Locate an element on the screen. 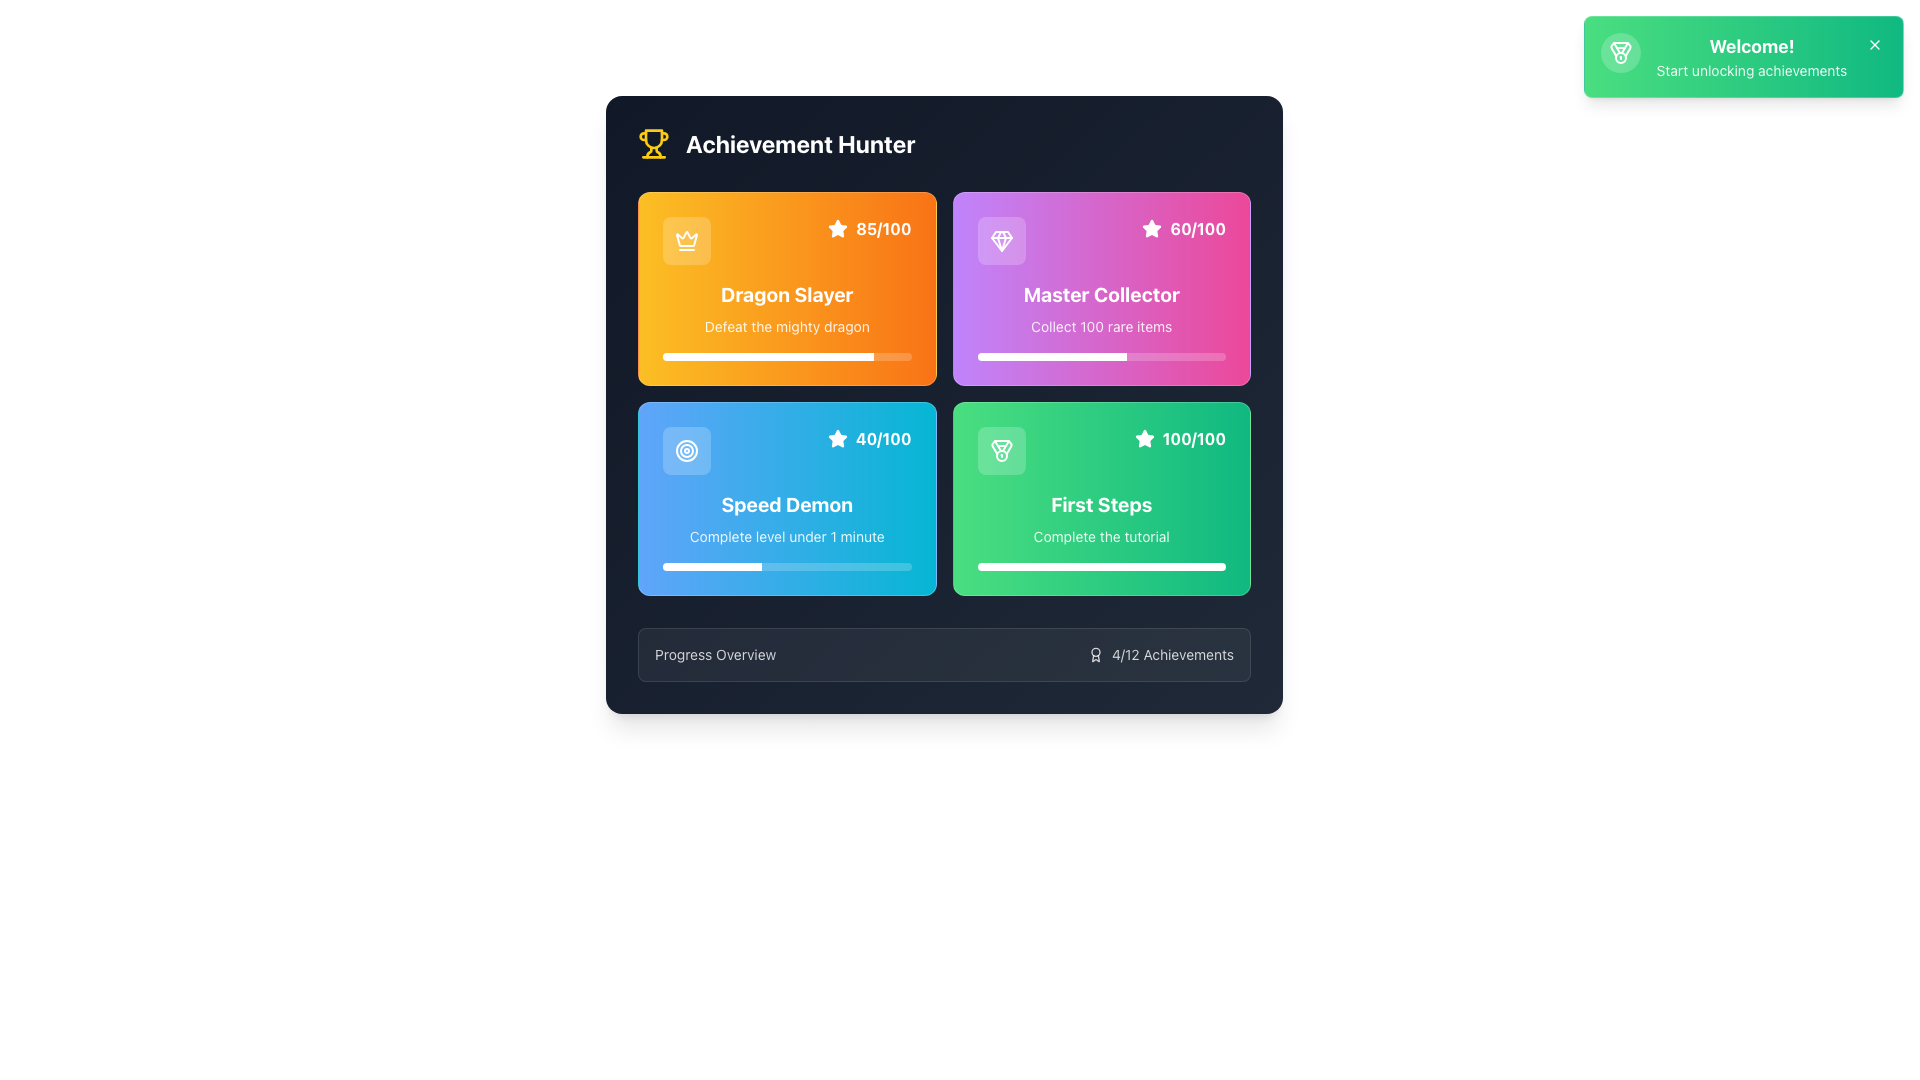  the Text Display element that shows the score or progress metric, located in the bottom right card titled 'First Steps', next to a star icon is located at coordinates (1194, 438).